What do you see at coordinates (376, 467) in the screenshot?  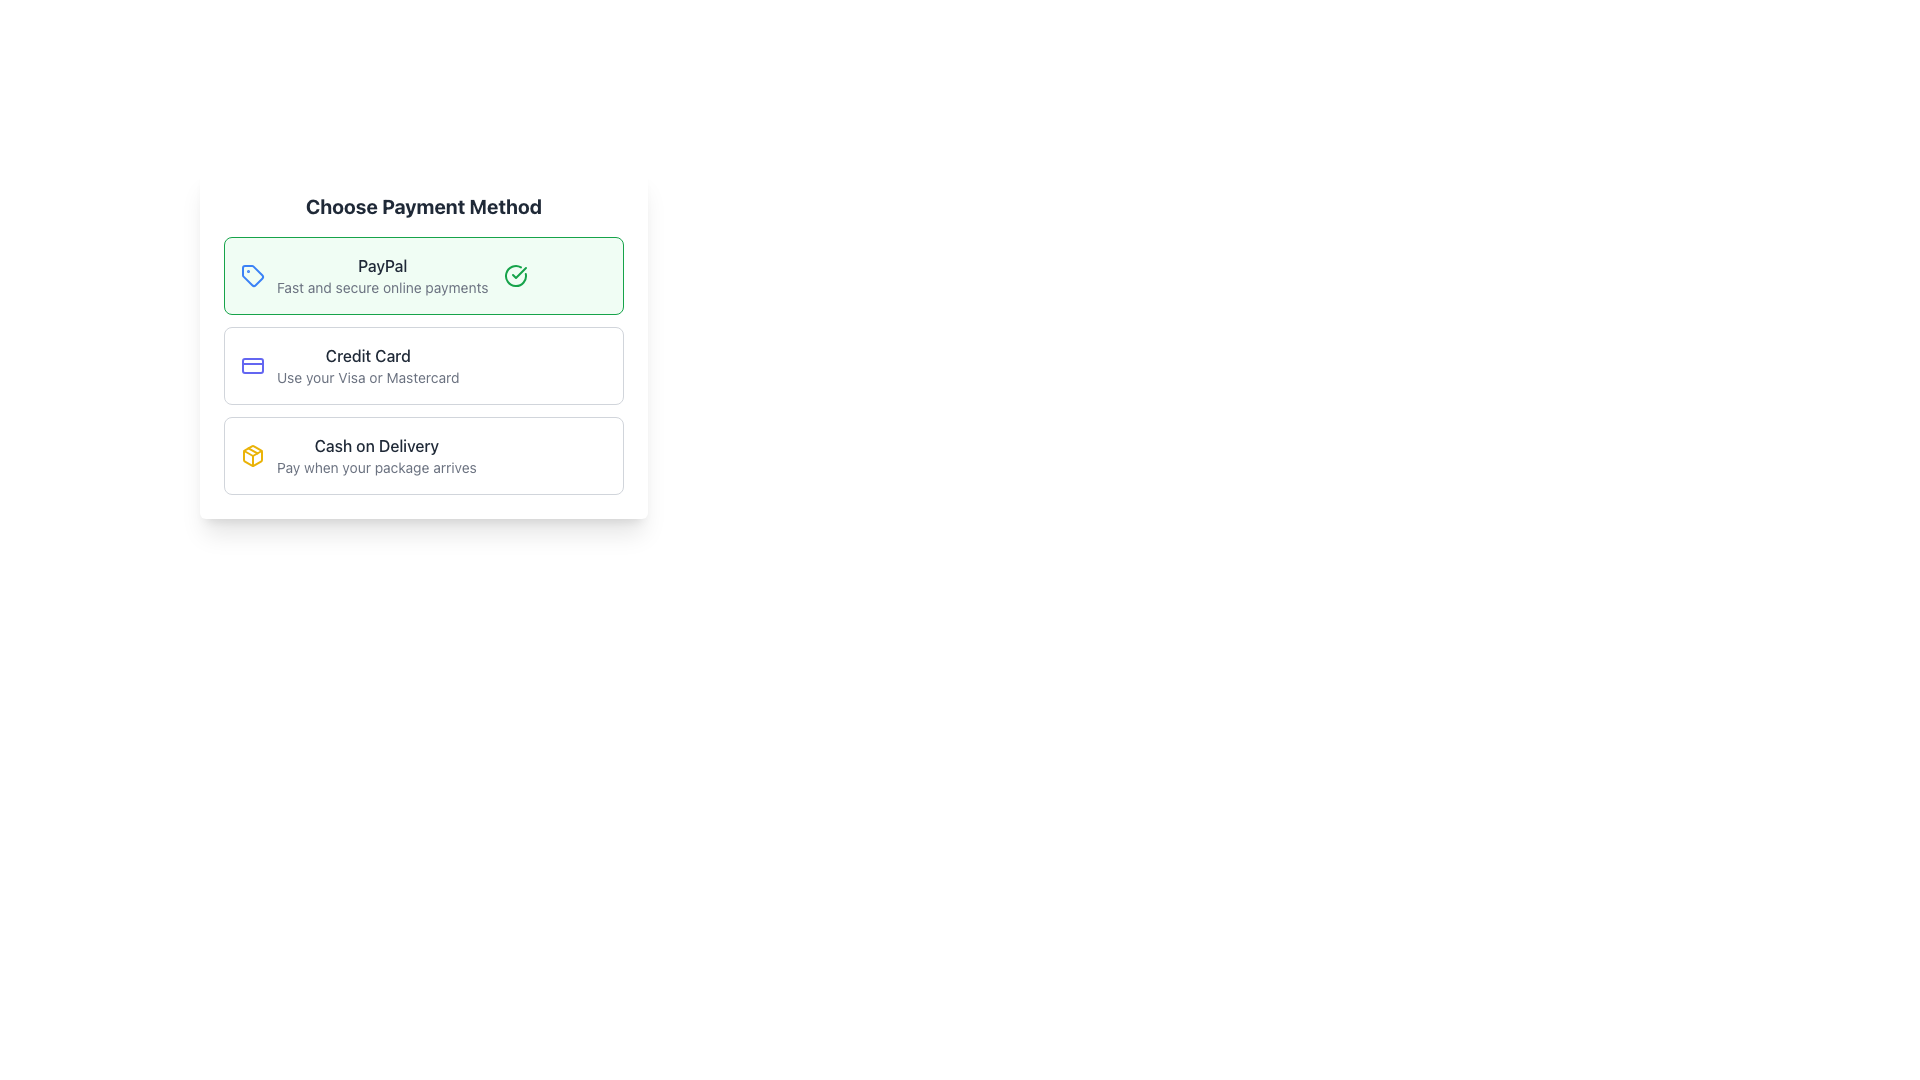 I see `the text element stating 'Pay when your package arrives', located below 'Cash on Delivery' in the 'Choose Payment Method' section` at bounding box center [376, 467].